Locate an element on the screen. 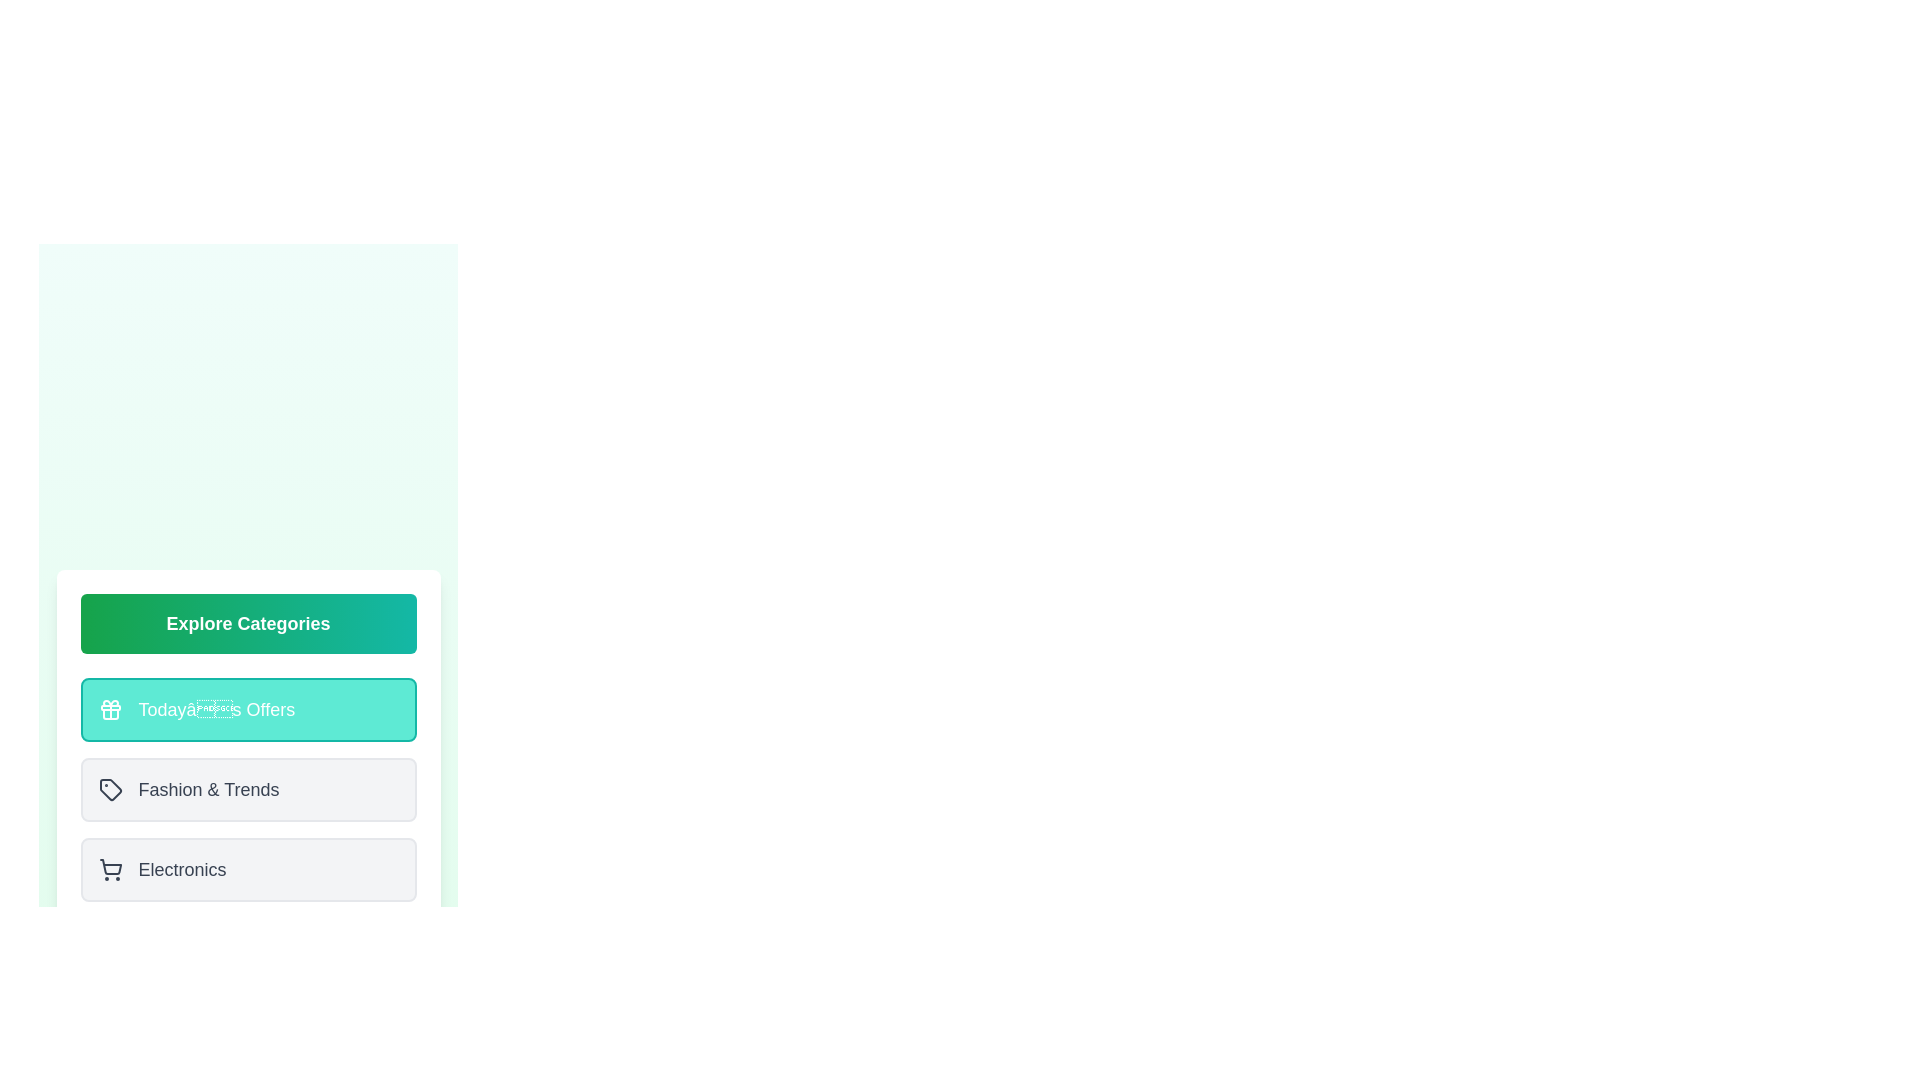  the tile corresponding to the category Today’s Offers to select it is located at coordinates (247, 708).